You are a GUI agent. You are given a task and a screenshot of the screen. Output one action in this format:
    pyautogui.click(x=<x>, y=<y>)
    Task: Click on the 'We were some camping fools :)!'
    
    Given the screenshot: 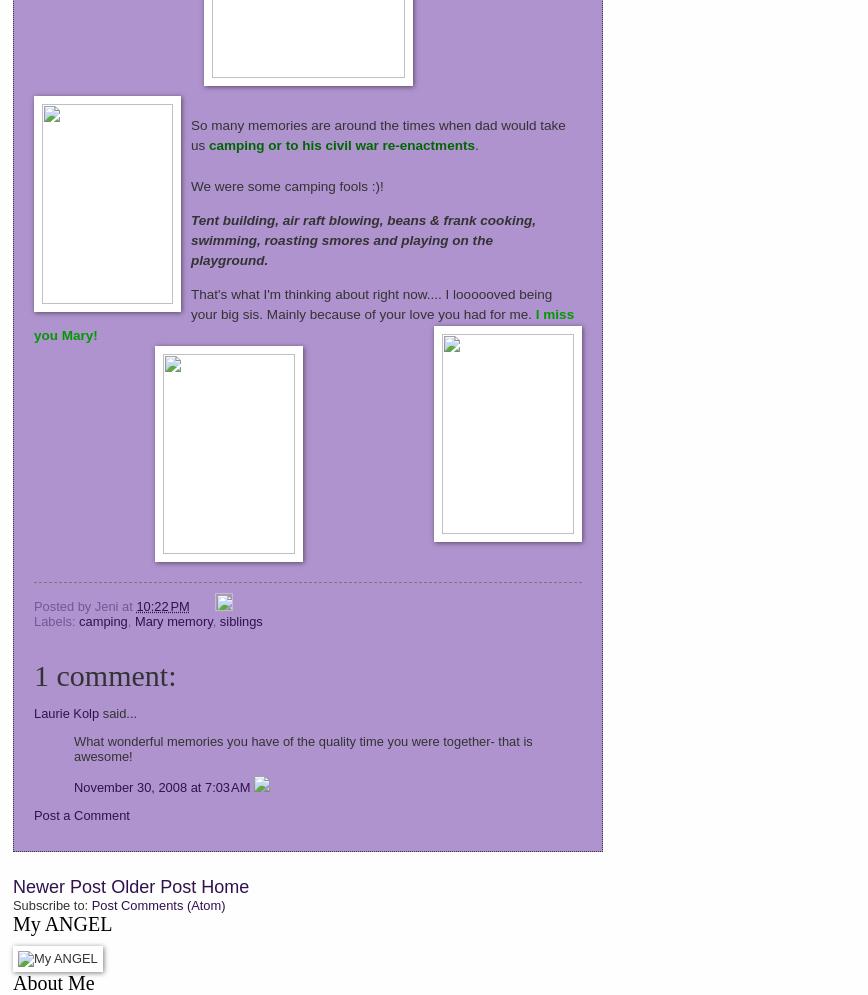 What is the action you would take?
    pyautogui.click(x=286, y=185)
    